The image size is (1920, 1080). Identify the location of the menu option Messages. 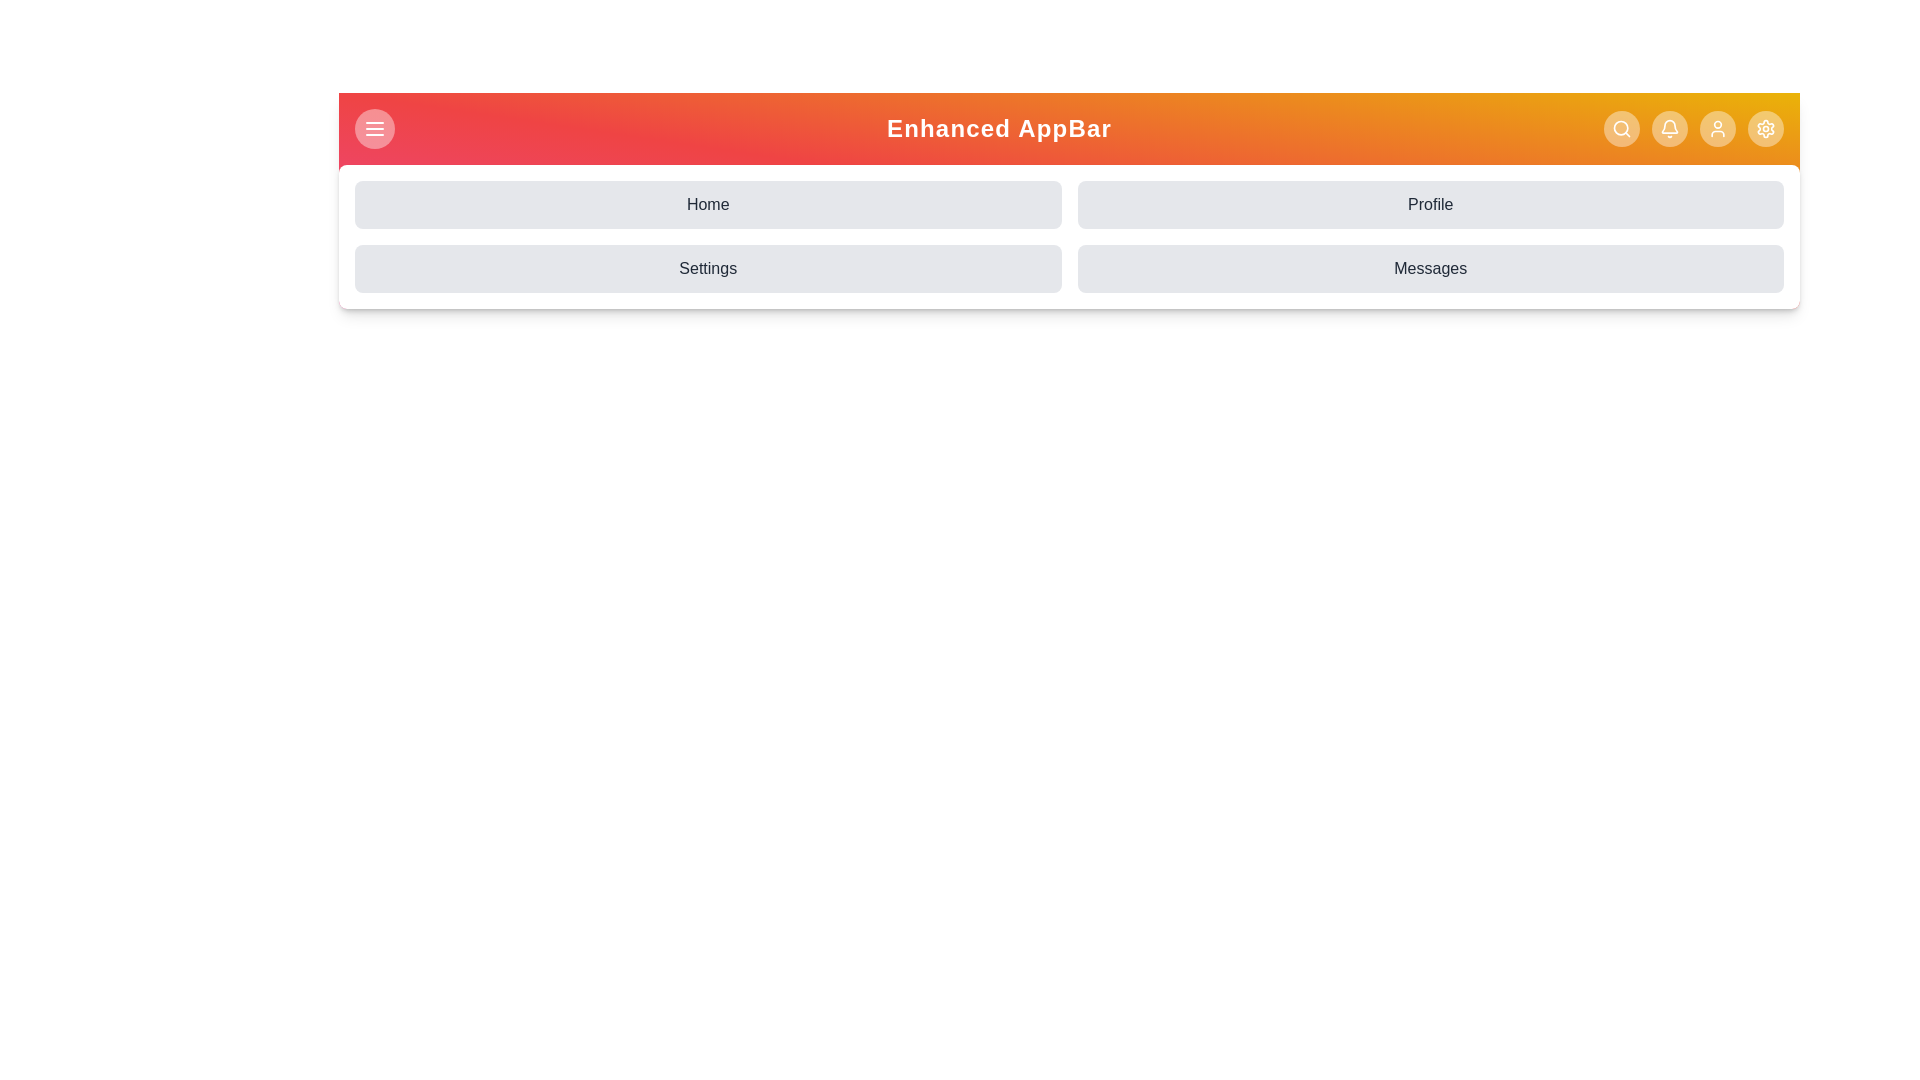
(1429, 268).